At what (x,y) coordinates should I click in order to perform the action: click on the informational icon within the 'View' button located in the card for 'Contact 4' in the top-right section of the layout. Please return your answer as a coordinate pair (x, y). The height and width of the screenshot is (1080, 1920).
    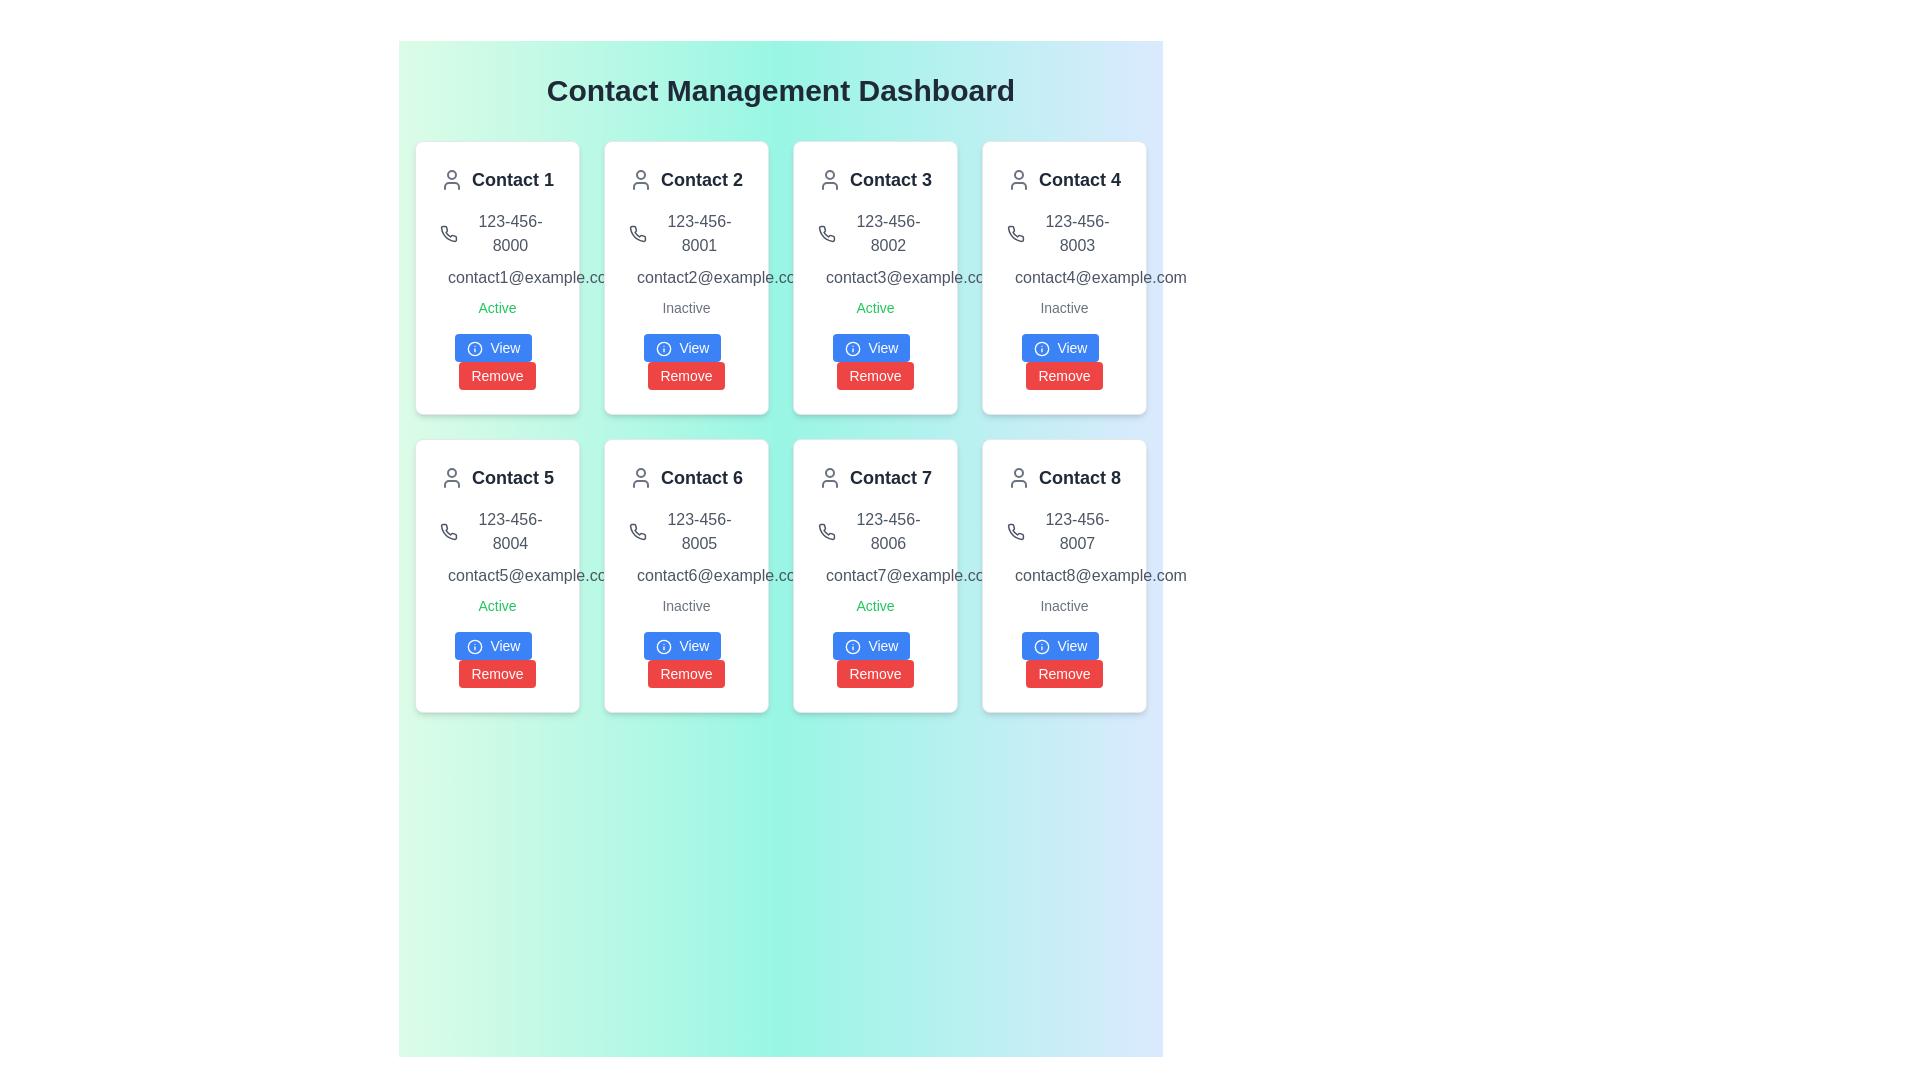
    Looking at the image, I should click on (1040, 348).